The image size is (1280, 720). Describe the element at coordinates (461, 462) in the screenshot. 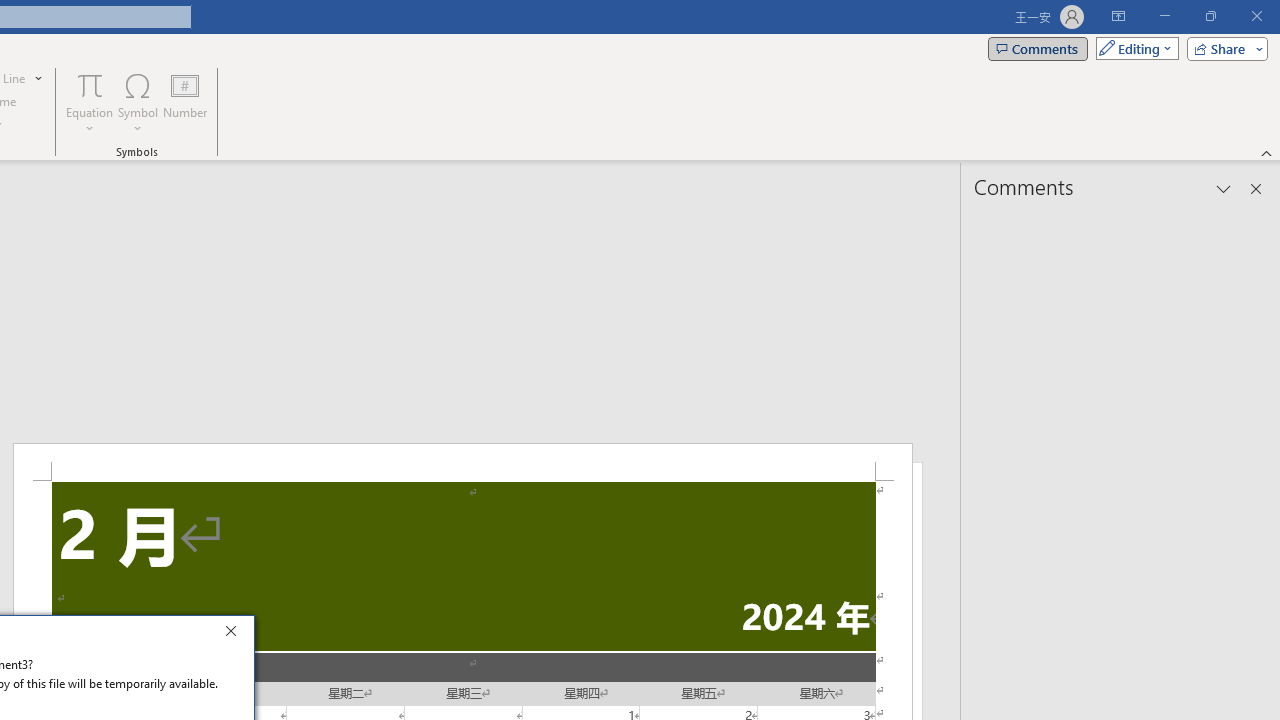

I see `'Header -Section 2-'` at that location.